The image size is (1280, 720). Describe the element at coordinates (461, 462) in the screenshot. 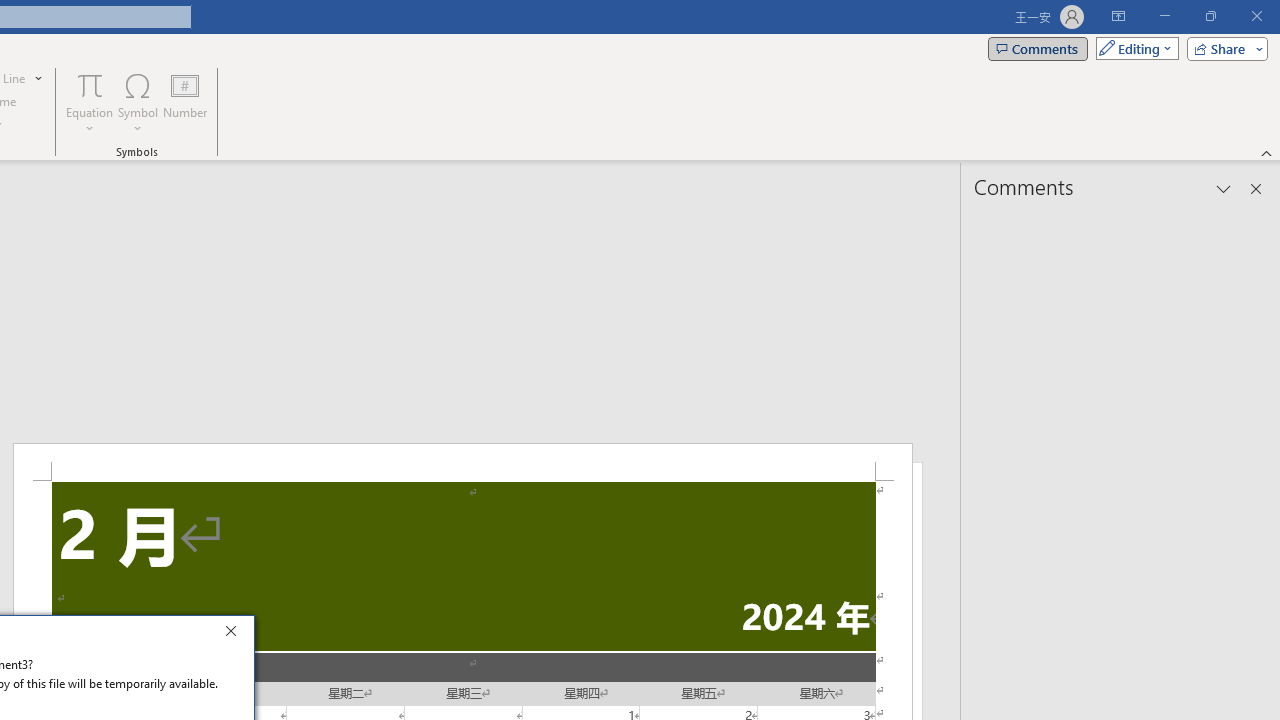

I see `'Header -Section 2-'` at that location.